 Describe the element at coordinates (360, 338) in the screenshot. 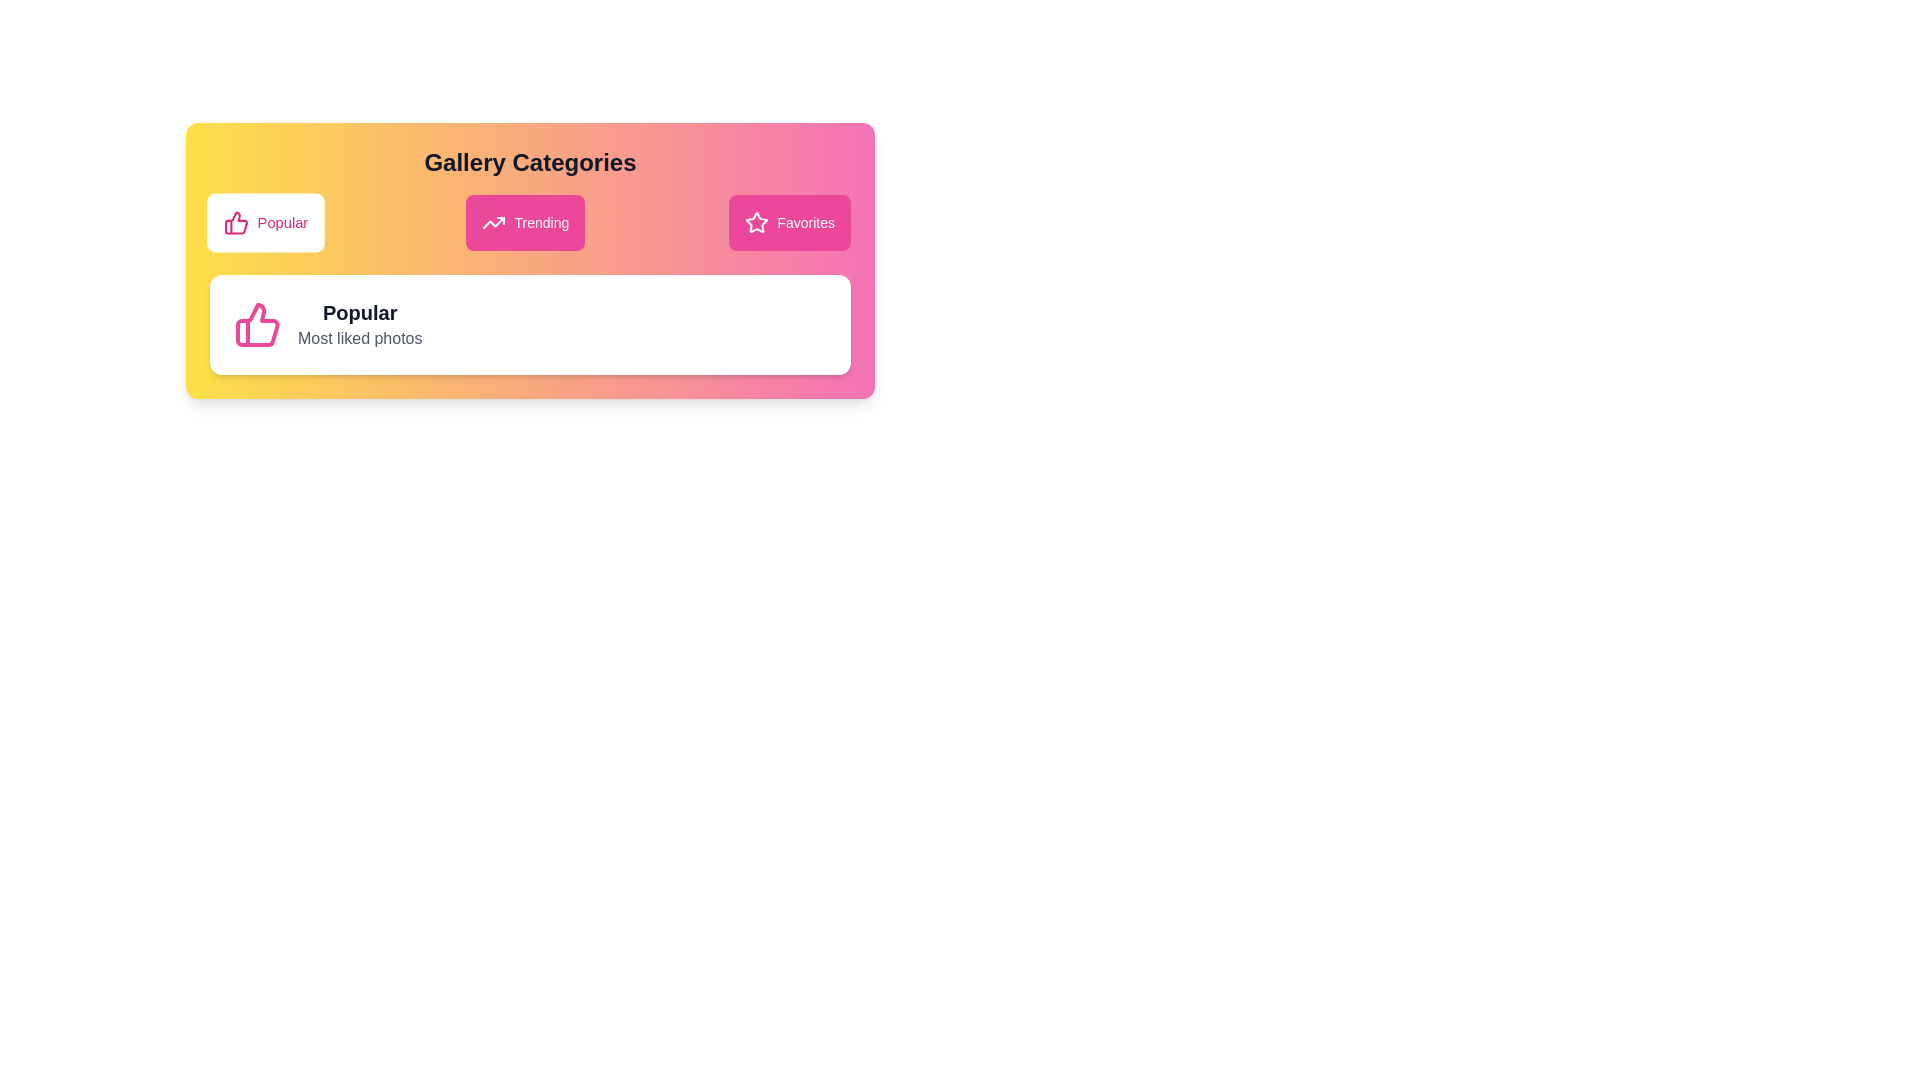

I see `the static text label reading 'Most liked photos', which is styled in gray and positioned beneath the 'Popular' text` at that location.